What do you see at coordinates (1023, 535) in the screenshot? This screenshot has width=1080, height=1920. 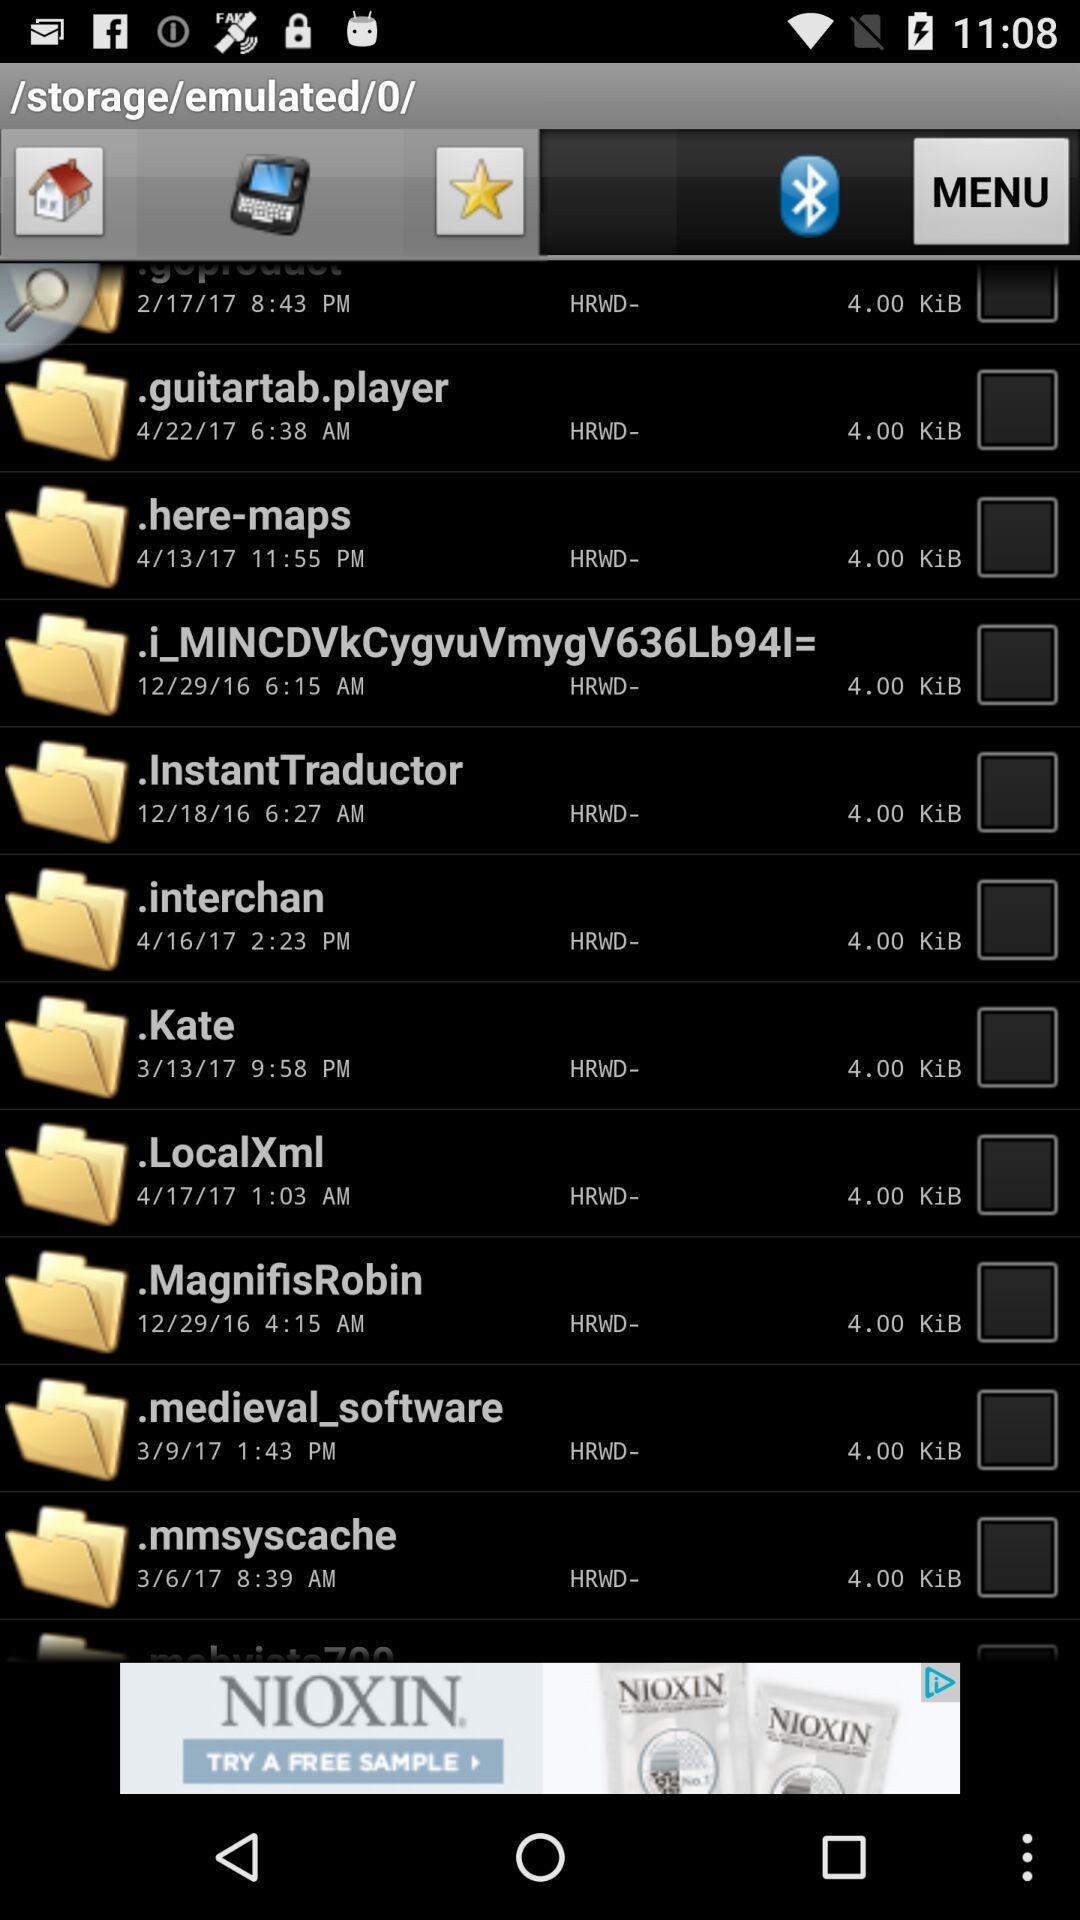 I see `file option` at bounding box center [1023, 535].